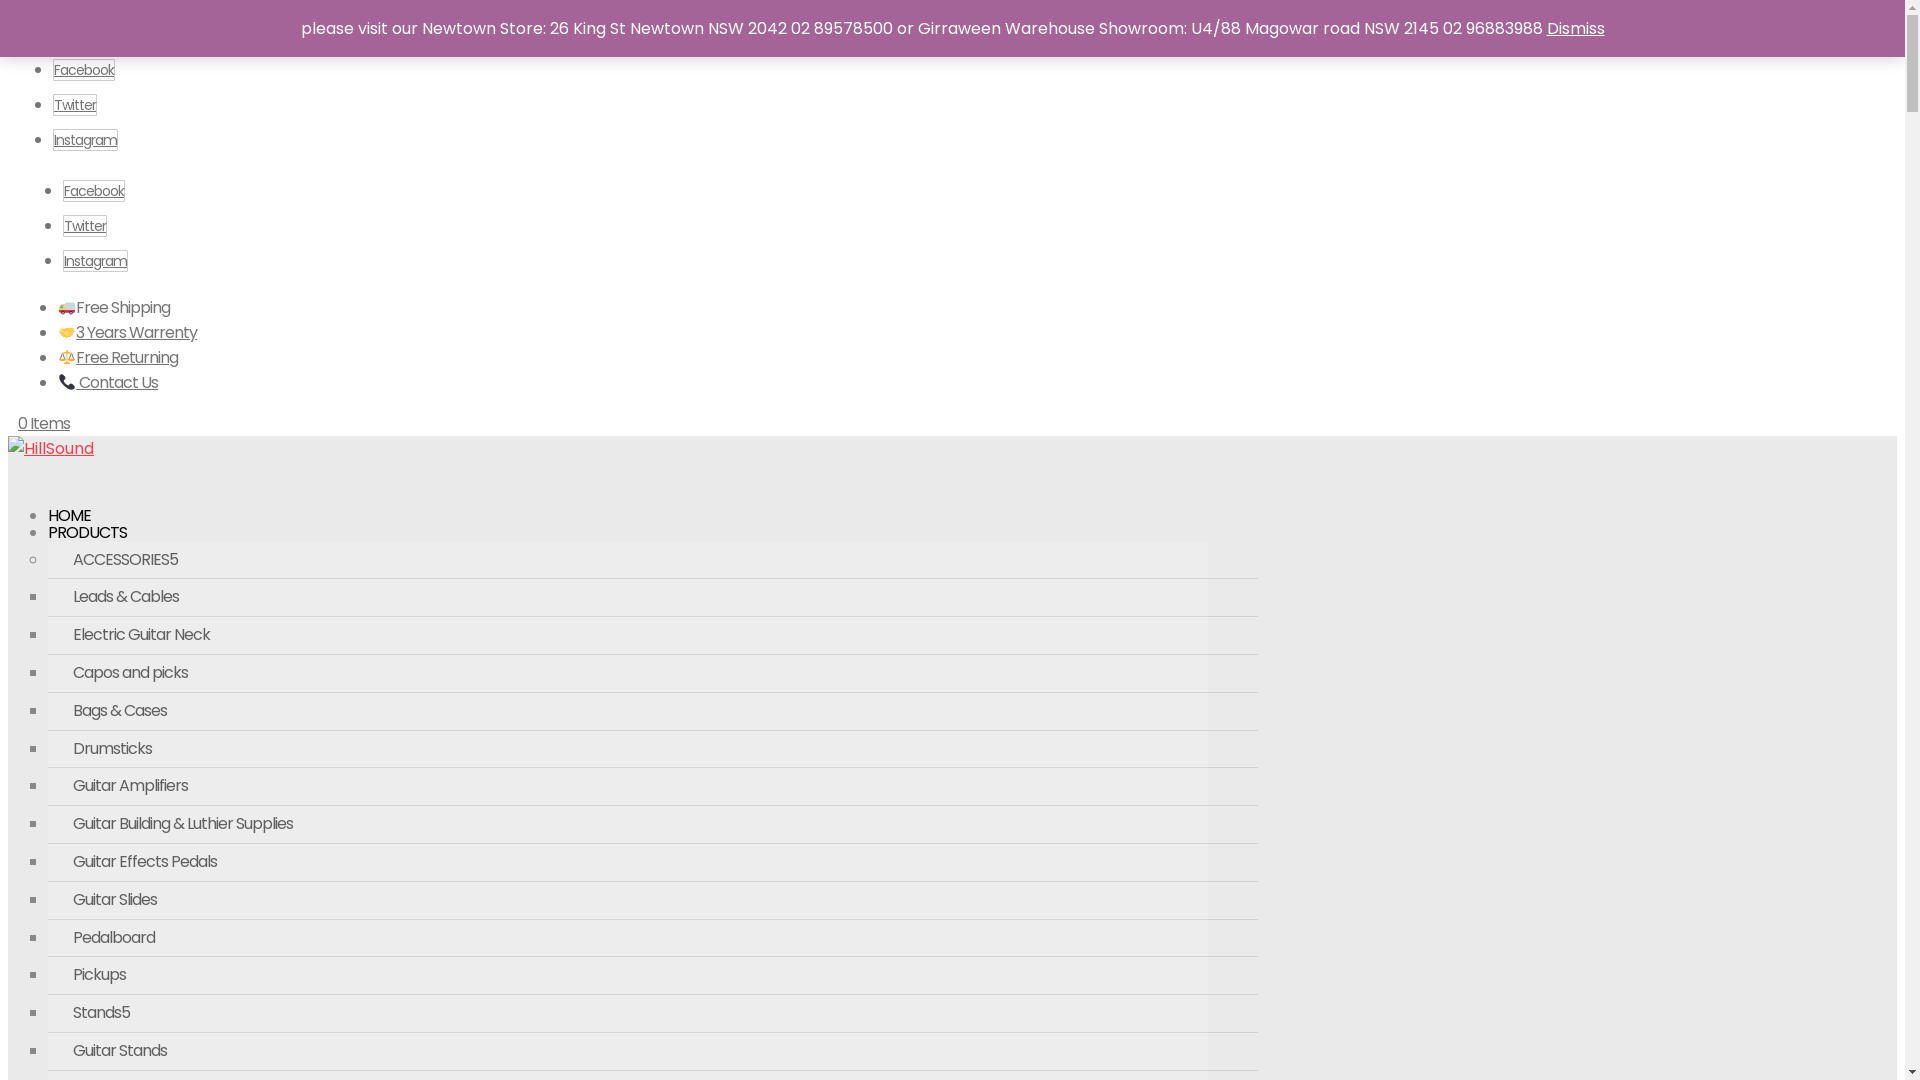 Image resolution: width=1920 pixels, height=1080 pixels. I want to click on '3 Years Warrenty', so click(57, 331).